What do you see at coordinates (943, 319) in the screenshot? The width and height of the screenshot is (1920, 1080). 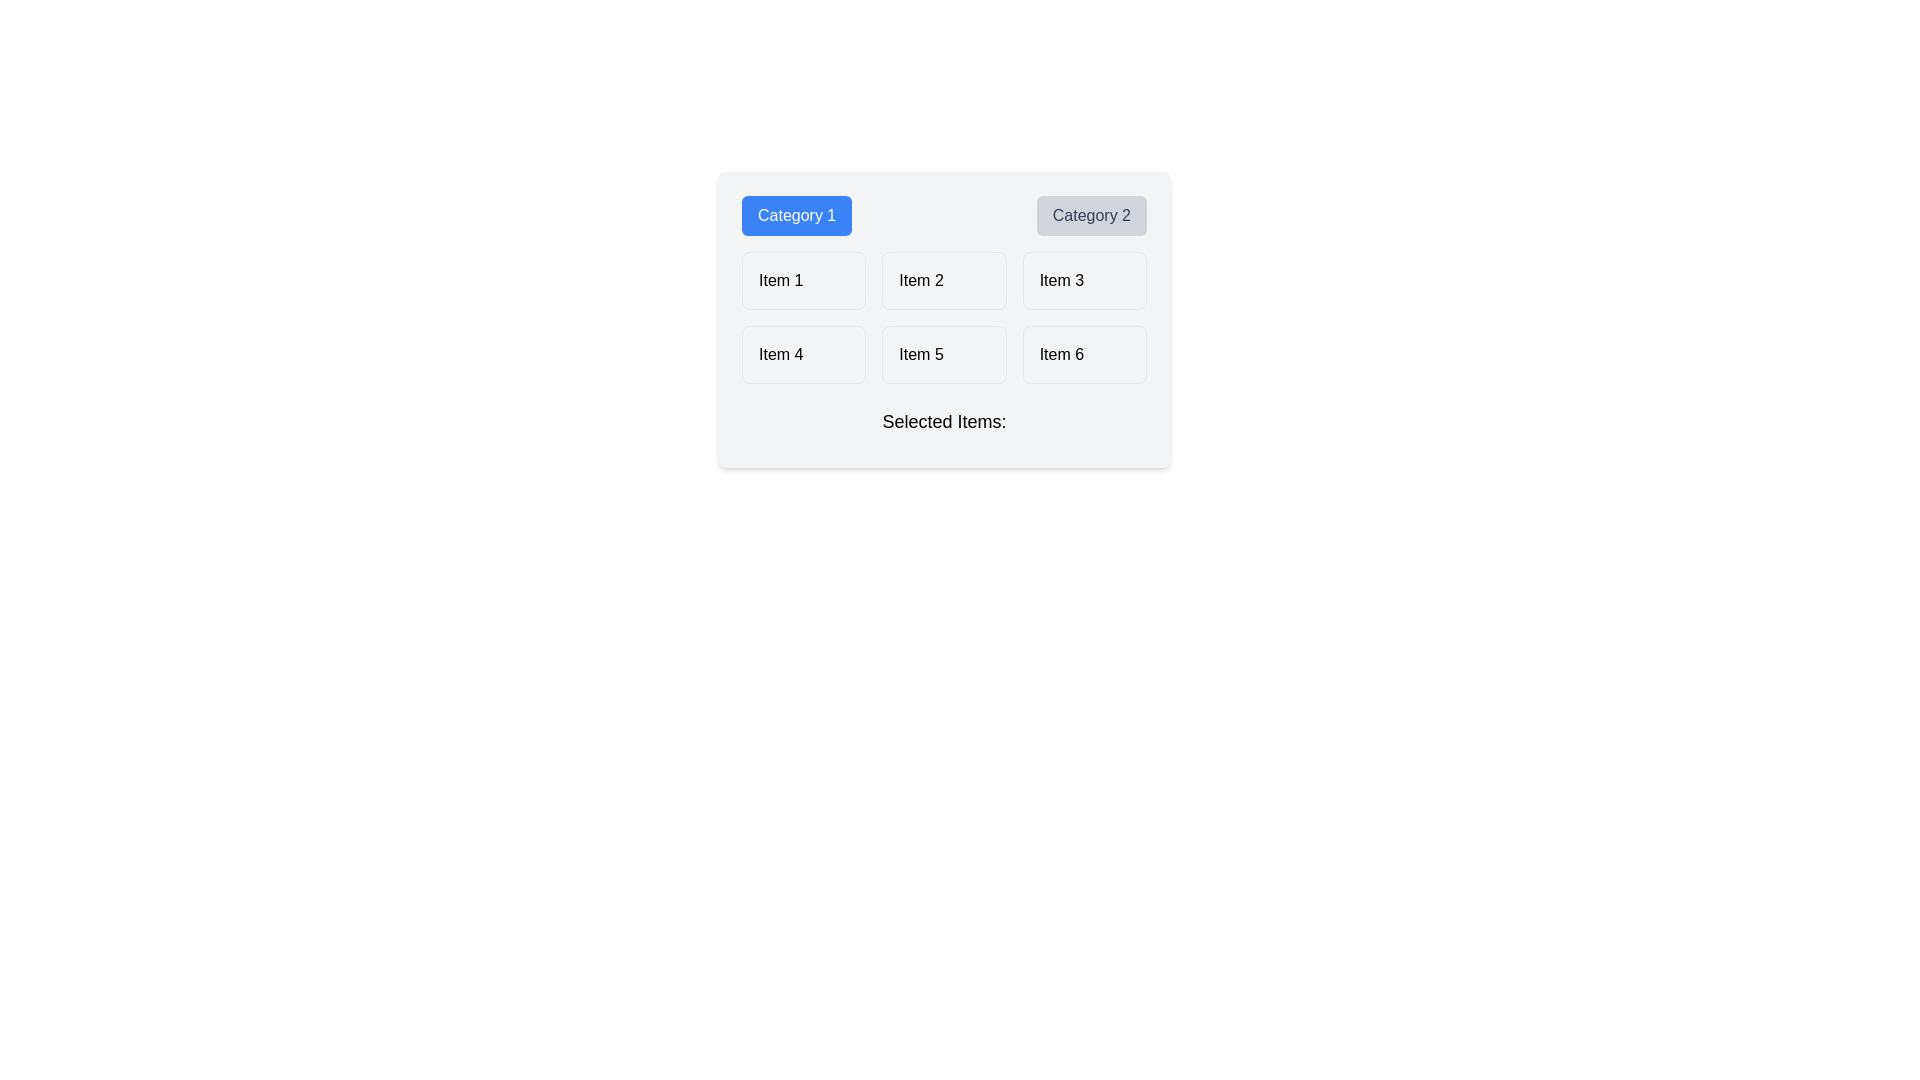 I see `text within the composite component that includes buttons labeled 'Category 1' and 'Category 2', along with grid items and the 'Selected Items:' text for reading` at bounding box center [943, 319].